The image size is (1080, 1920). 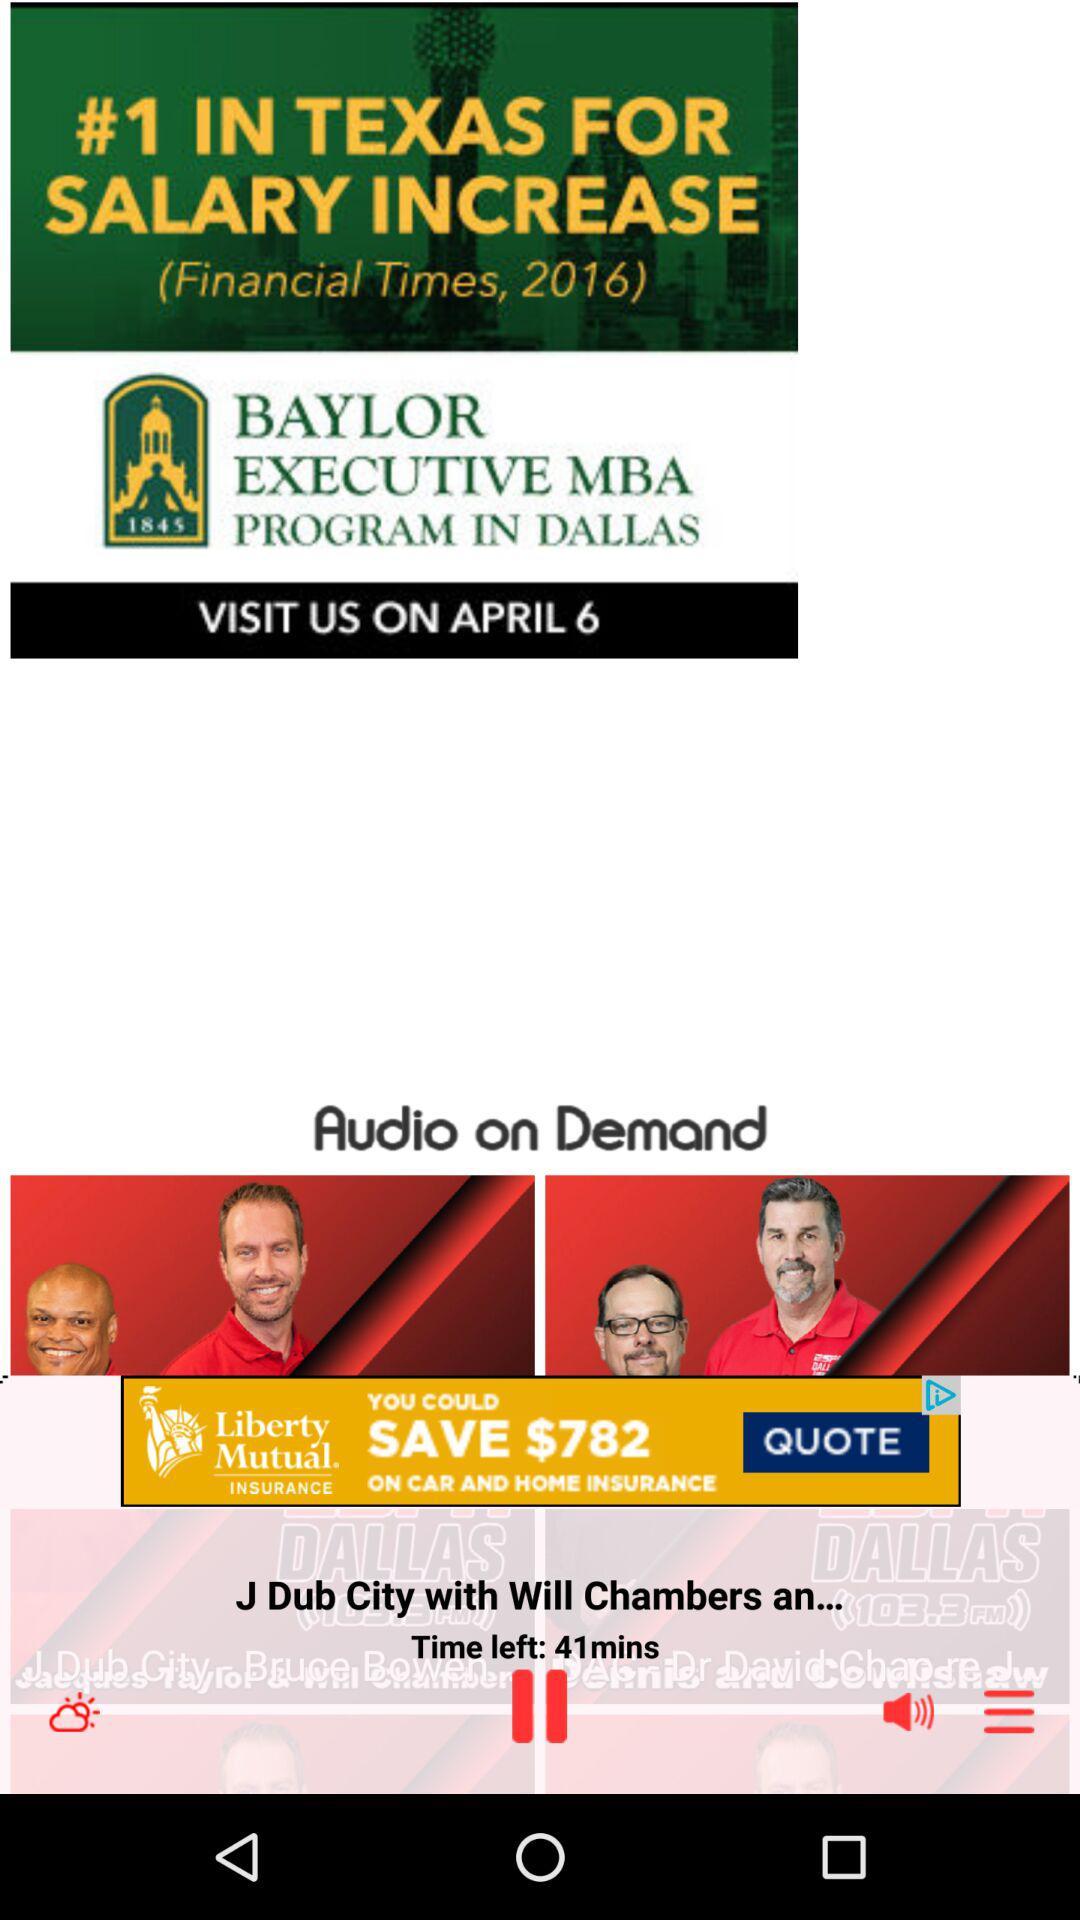 I want to click on the blinking box with picture means thats where you can adjust your volume, so click(x=908, y=1710).